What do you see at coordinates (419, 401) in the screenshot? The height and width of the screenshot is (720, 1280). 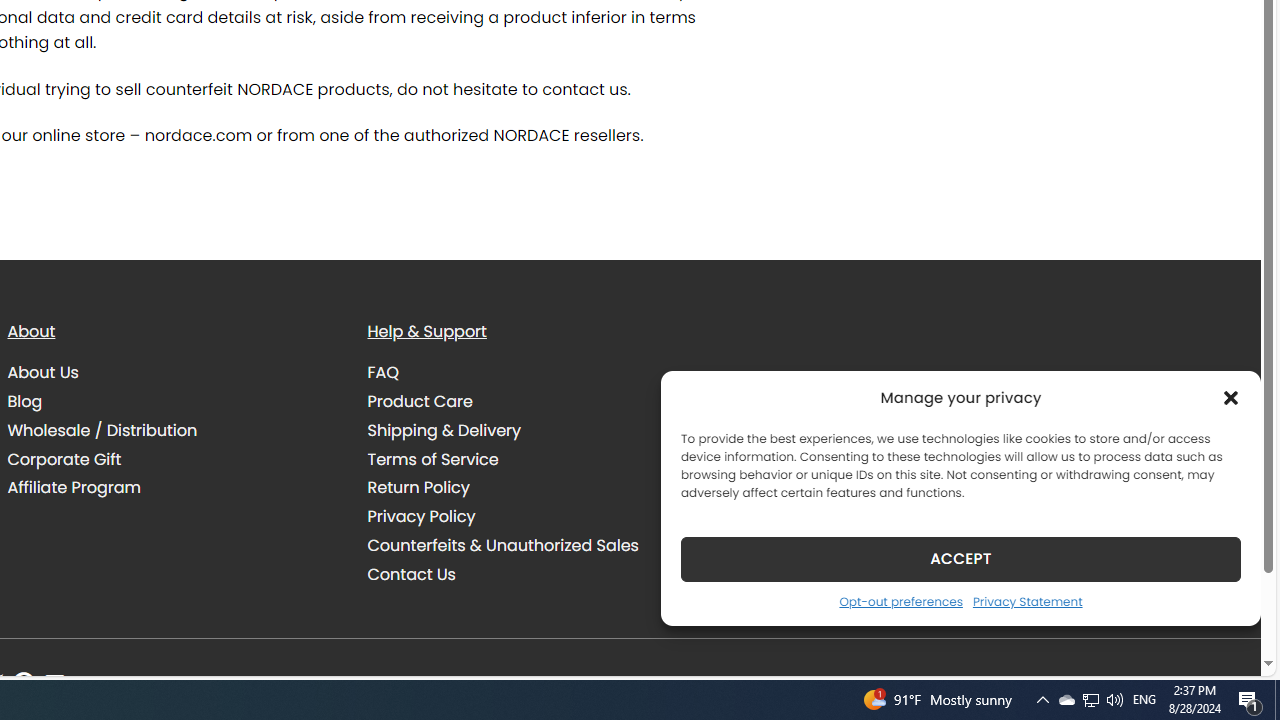 I see `'Product Care'` at bounding box center [419, 401].